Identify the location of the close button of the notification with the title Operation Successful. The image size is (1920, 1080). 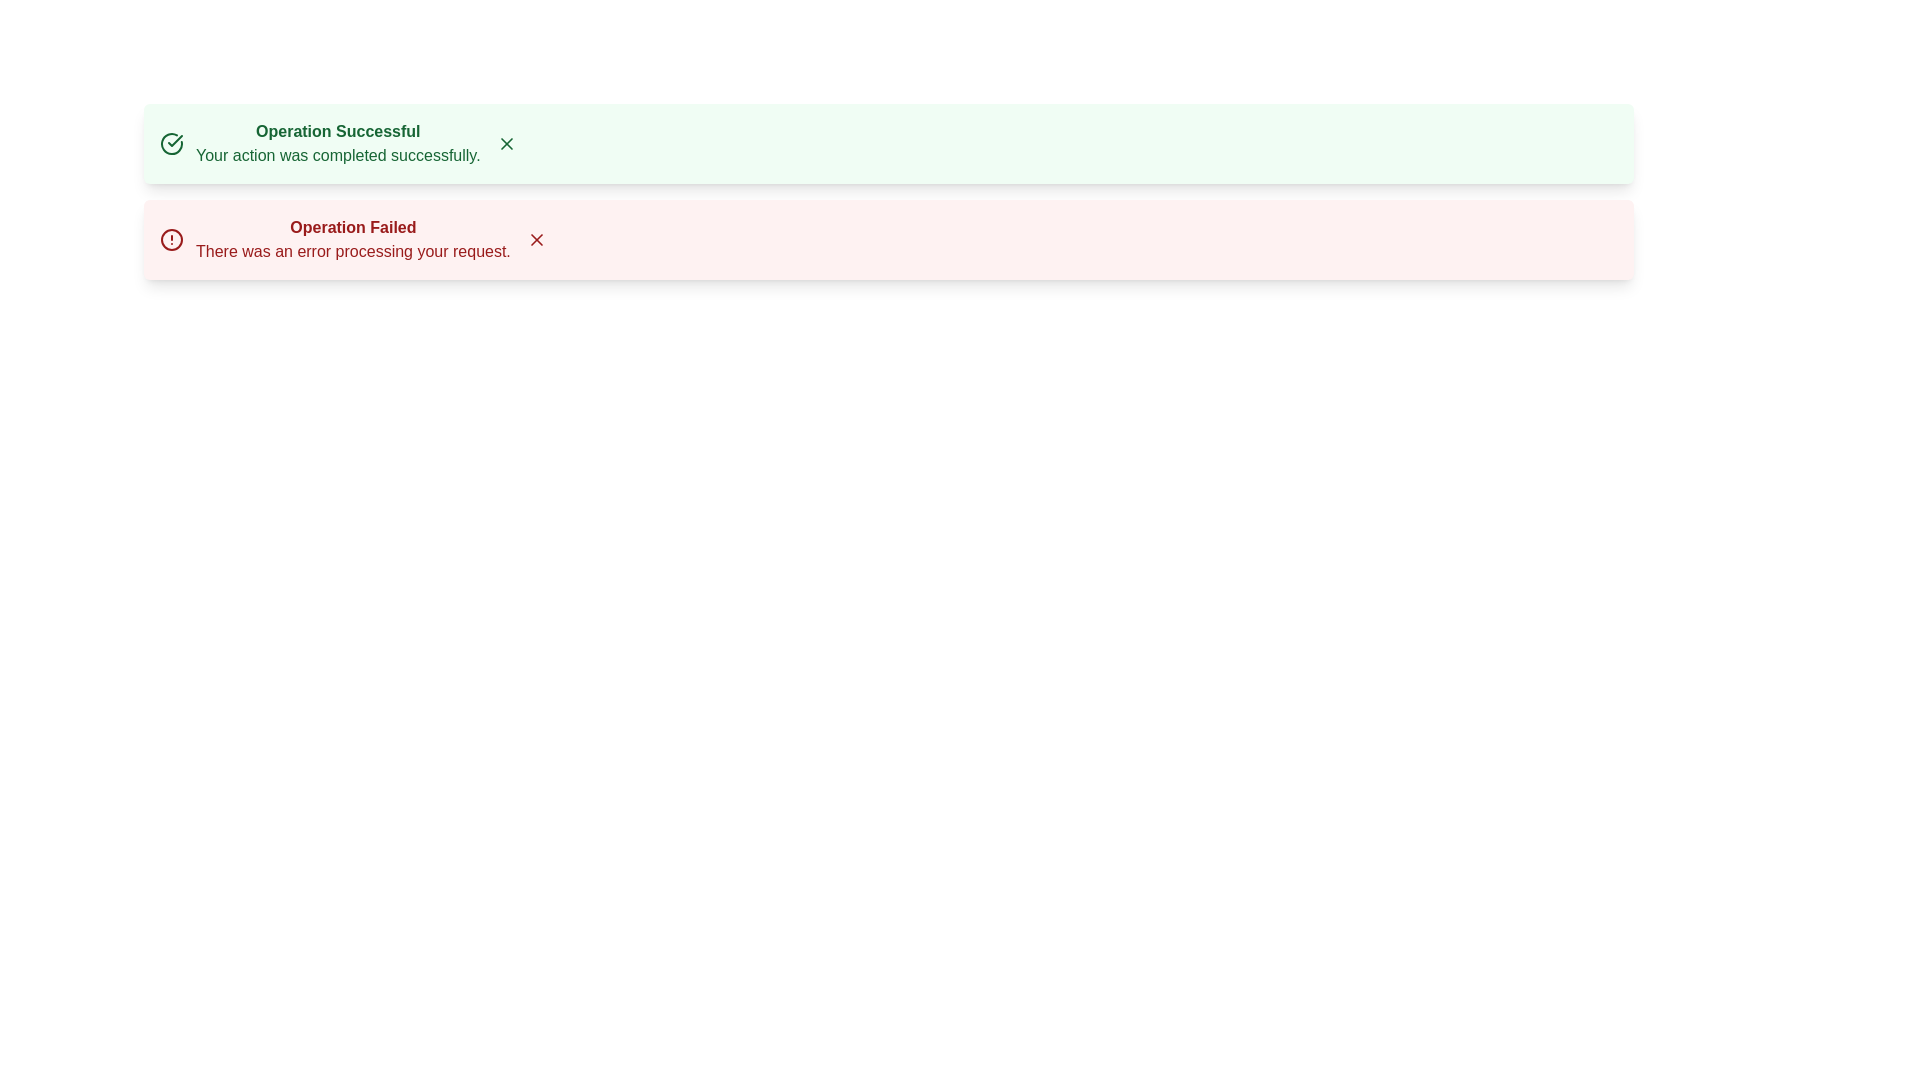
(506, 142).